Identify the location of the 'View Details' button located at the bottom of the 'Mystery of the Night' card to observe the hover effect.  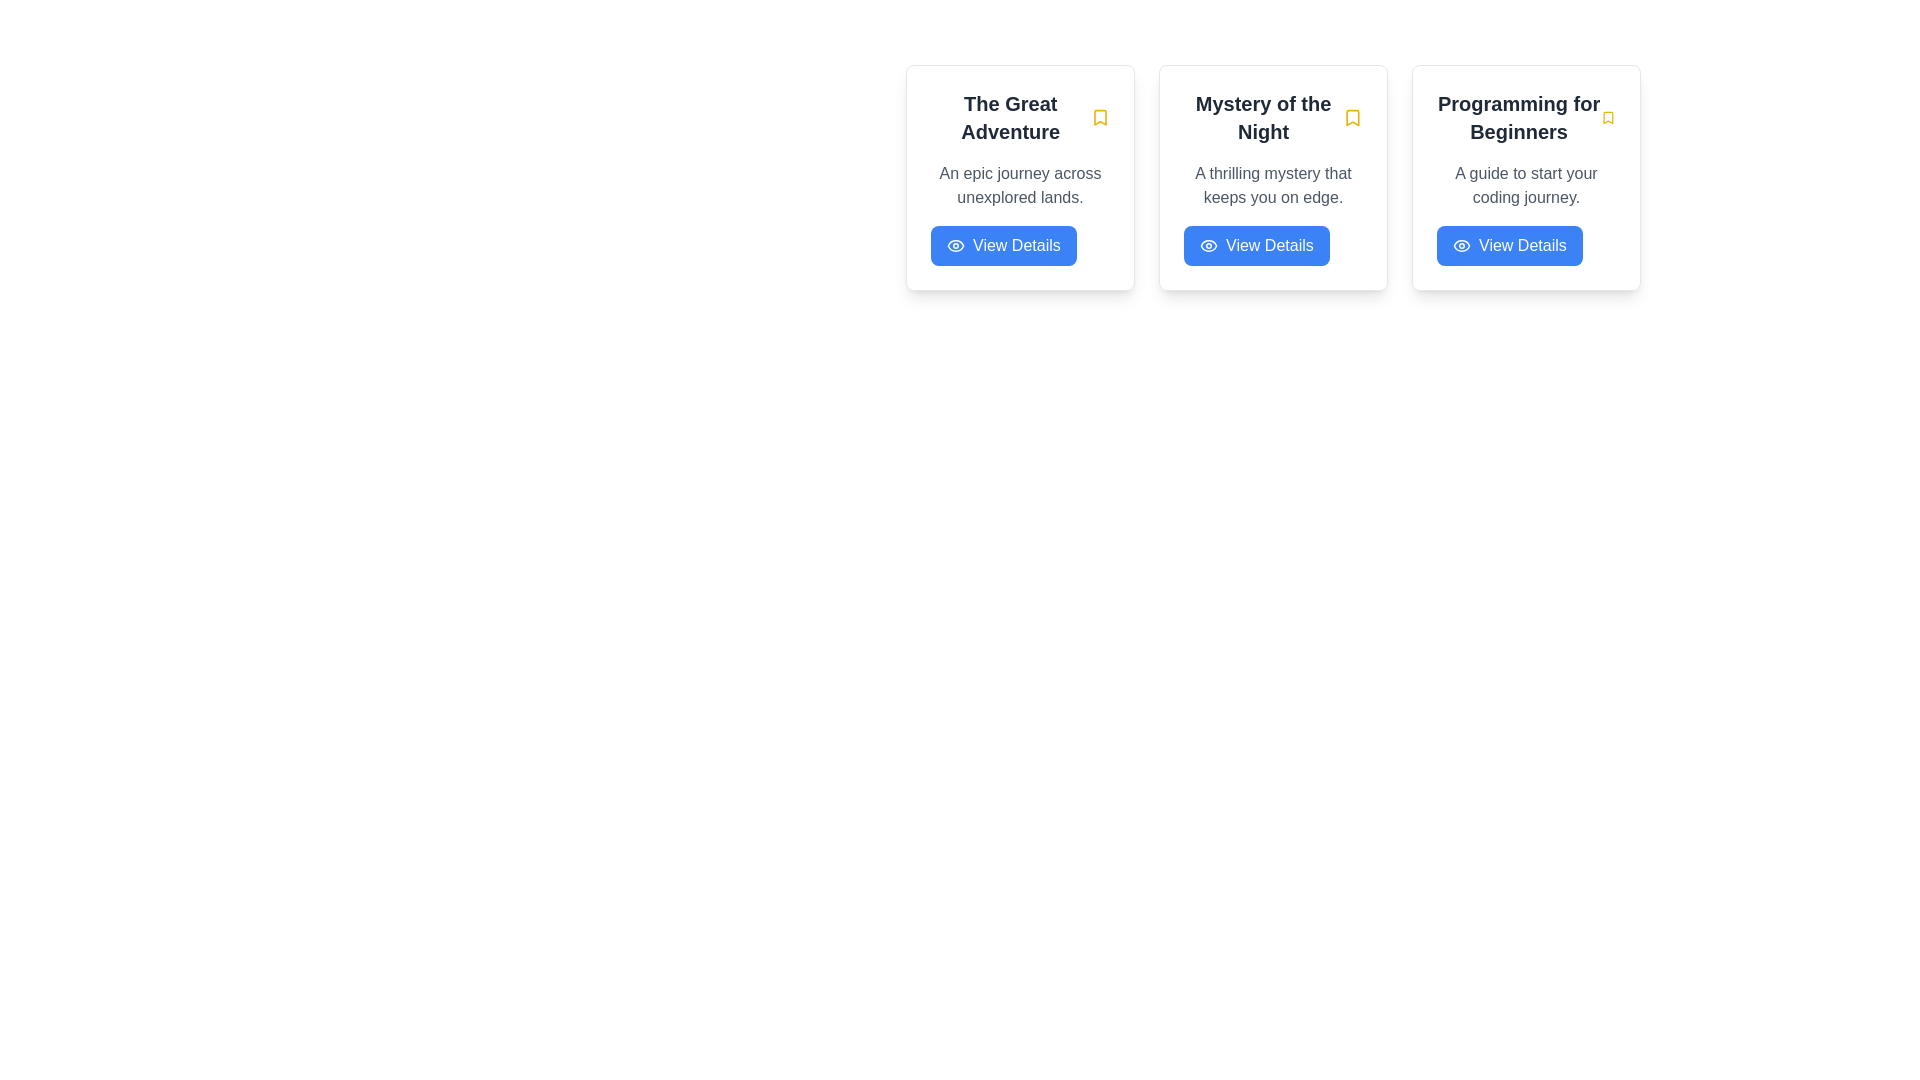
(1255, 245).